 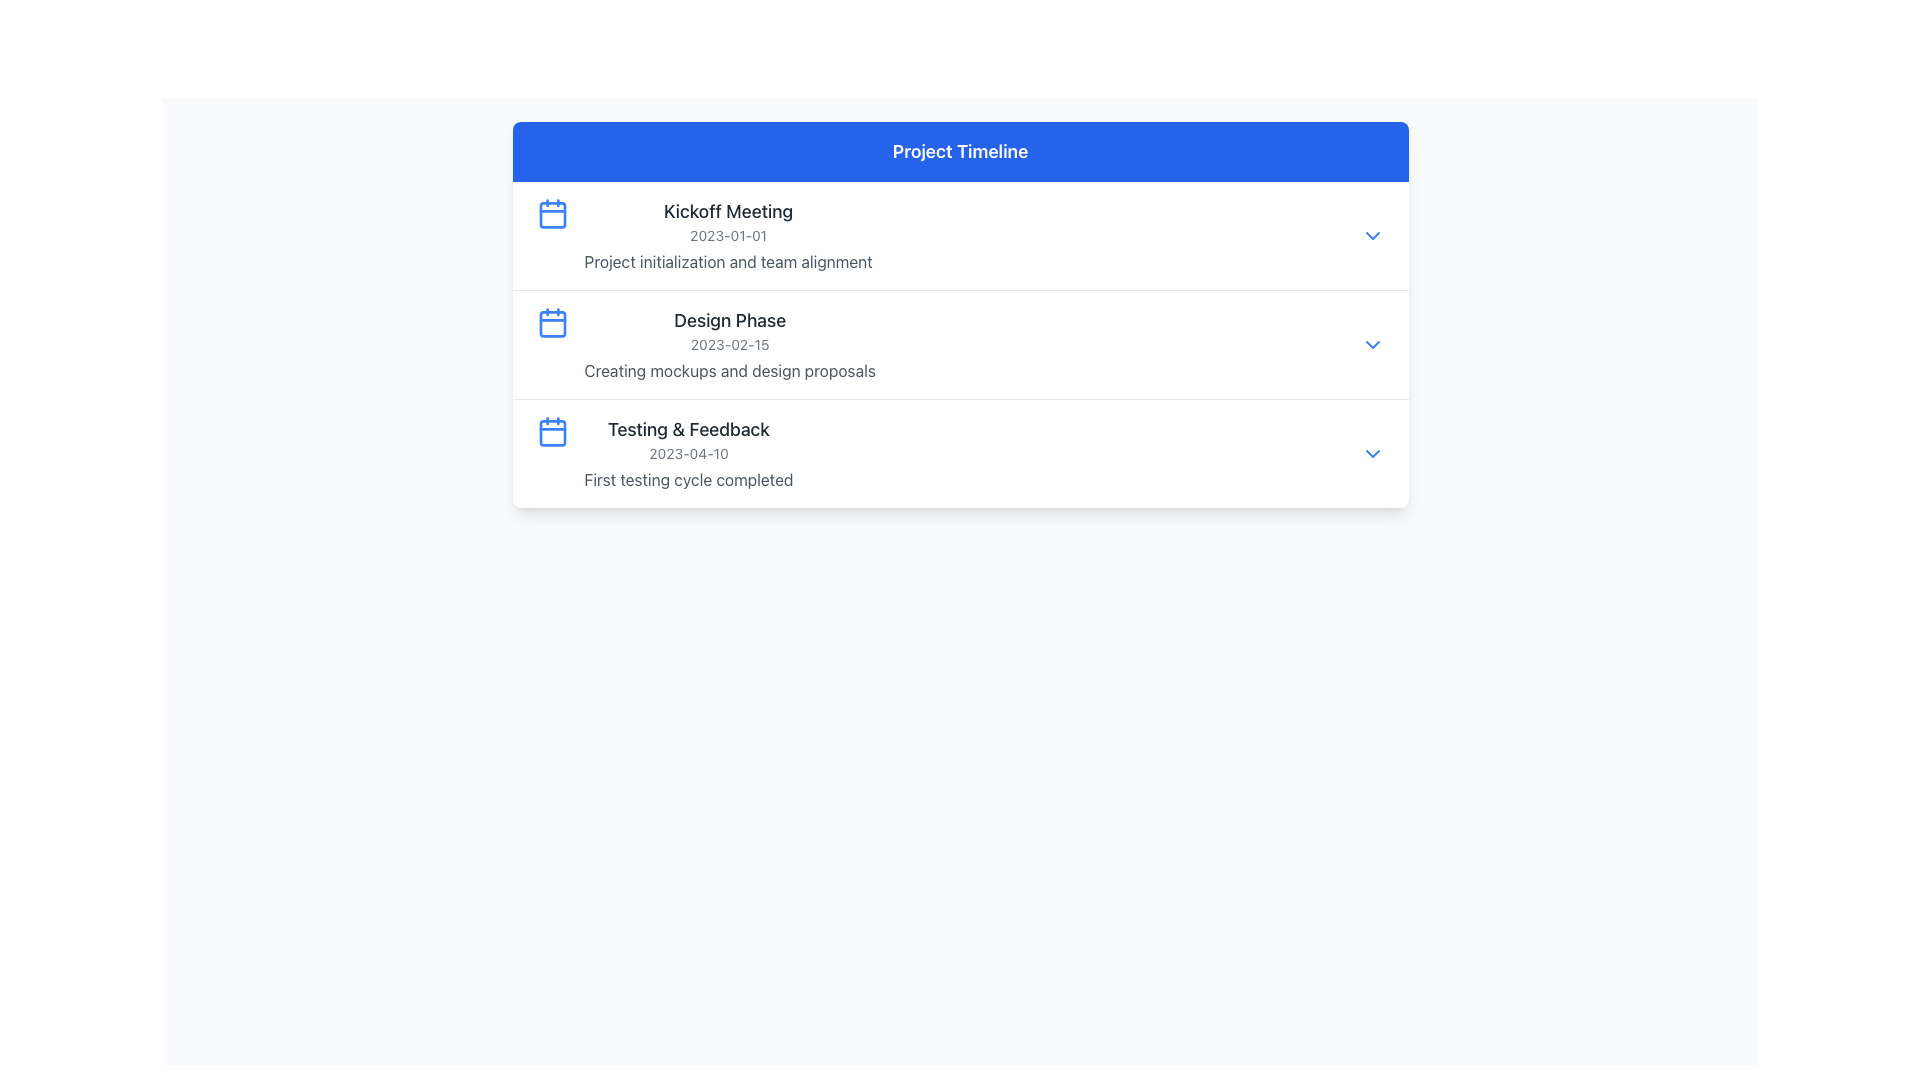 I want to click on the Text Display element that indicates the date of the 'Kickoff Meeting', which is located beneath the title 'Kickoff Meeting' and above the text 'Project initialization and team alignment', so click(x=727, y=234).